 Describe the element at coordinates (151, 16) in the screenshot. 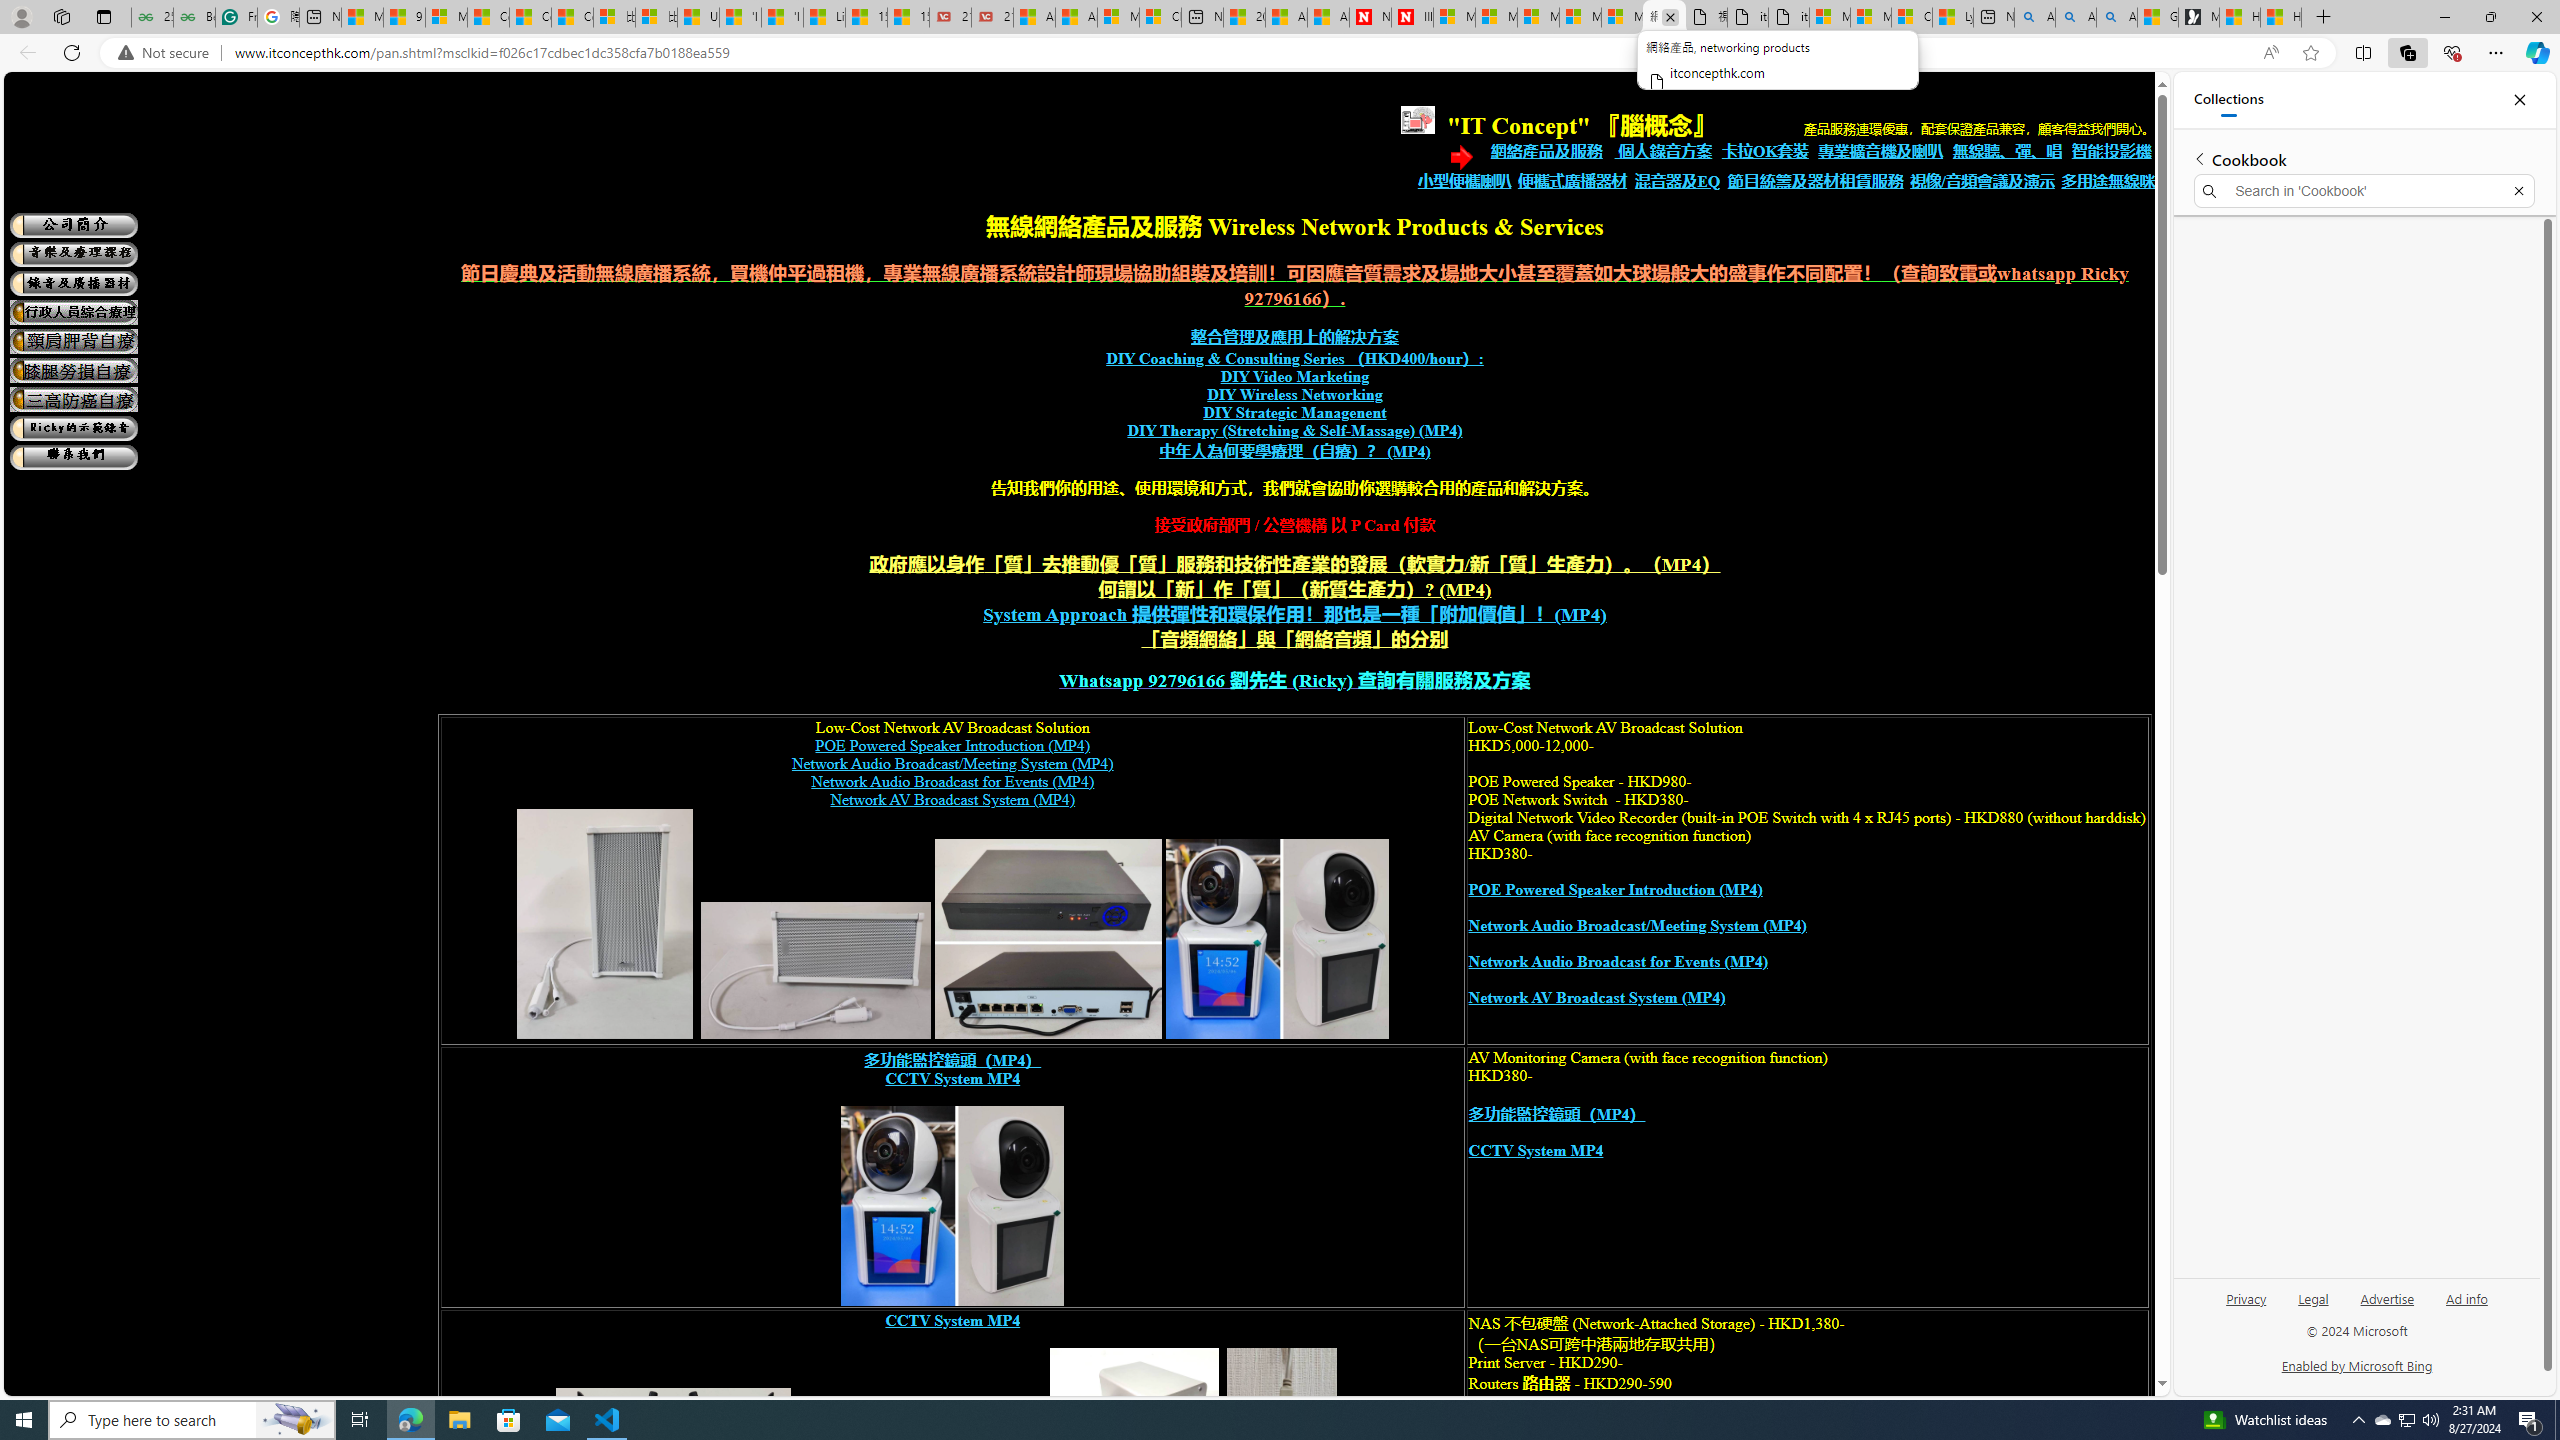

I see `'25 Basic Linux Commands For Beginners - GeeksforGeeks'` at that location.